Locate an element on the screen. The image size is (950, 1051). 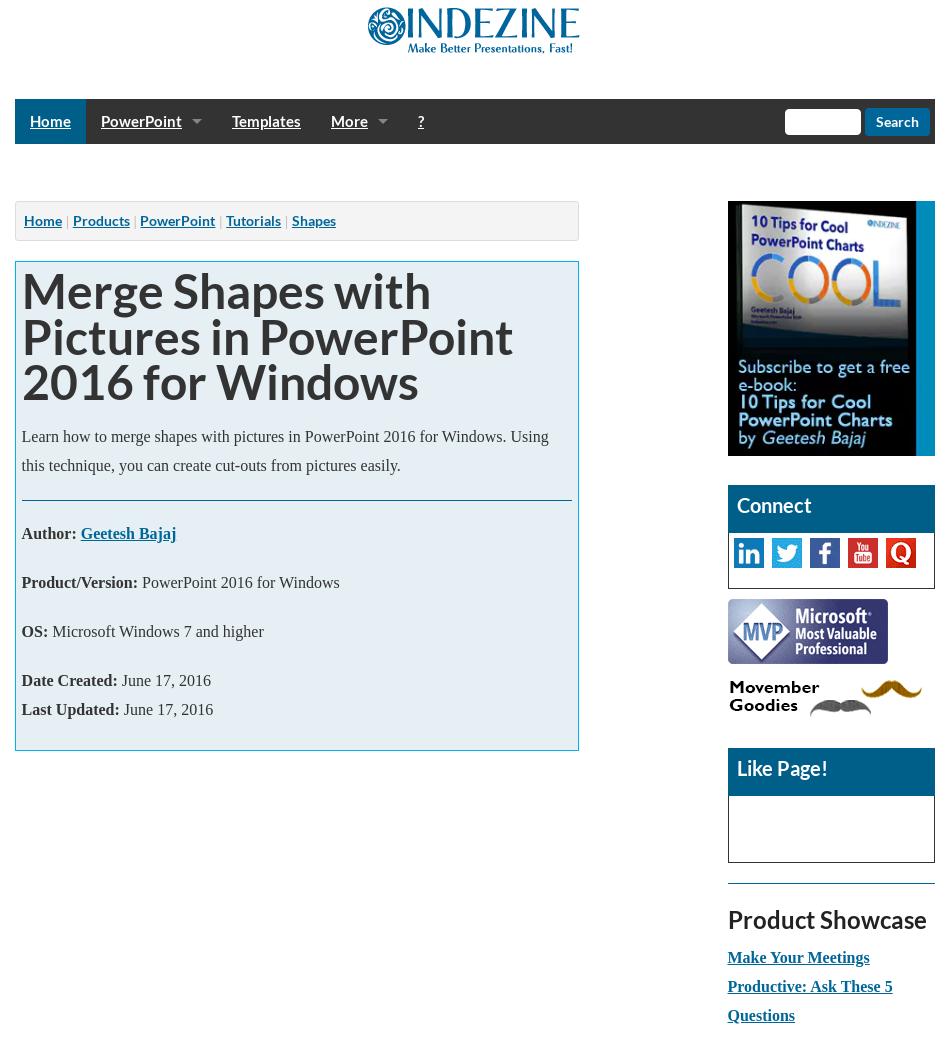
'Like Page!' is located at coordinates (734, 767).